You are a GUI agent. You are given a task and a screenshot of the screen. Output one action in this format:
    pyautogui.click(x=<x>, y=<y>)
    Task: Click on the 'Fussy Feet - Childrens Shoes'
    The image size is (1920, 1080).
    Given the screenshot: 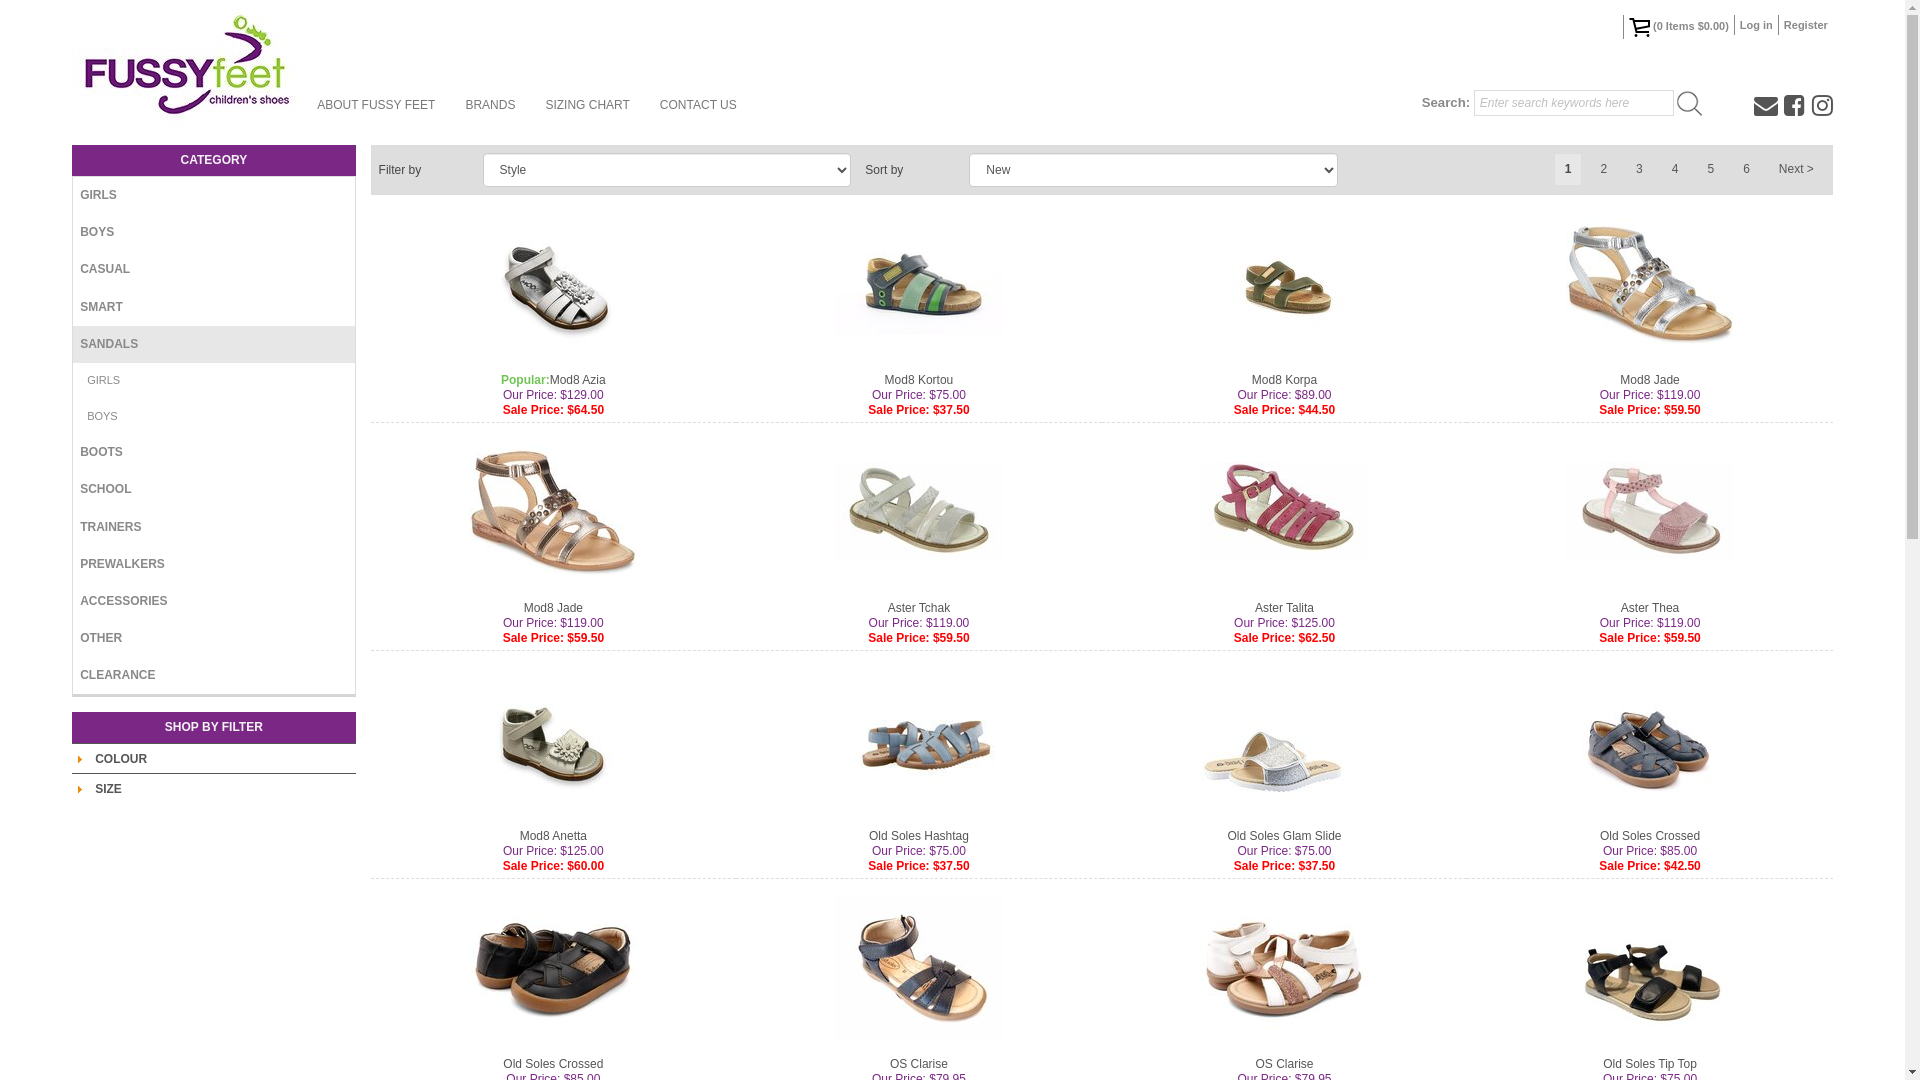 What is the action you would take?
    pyautogui.click(x=187, y=64)
    